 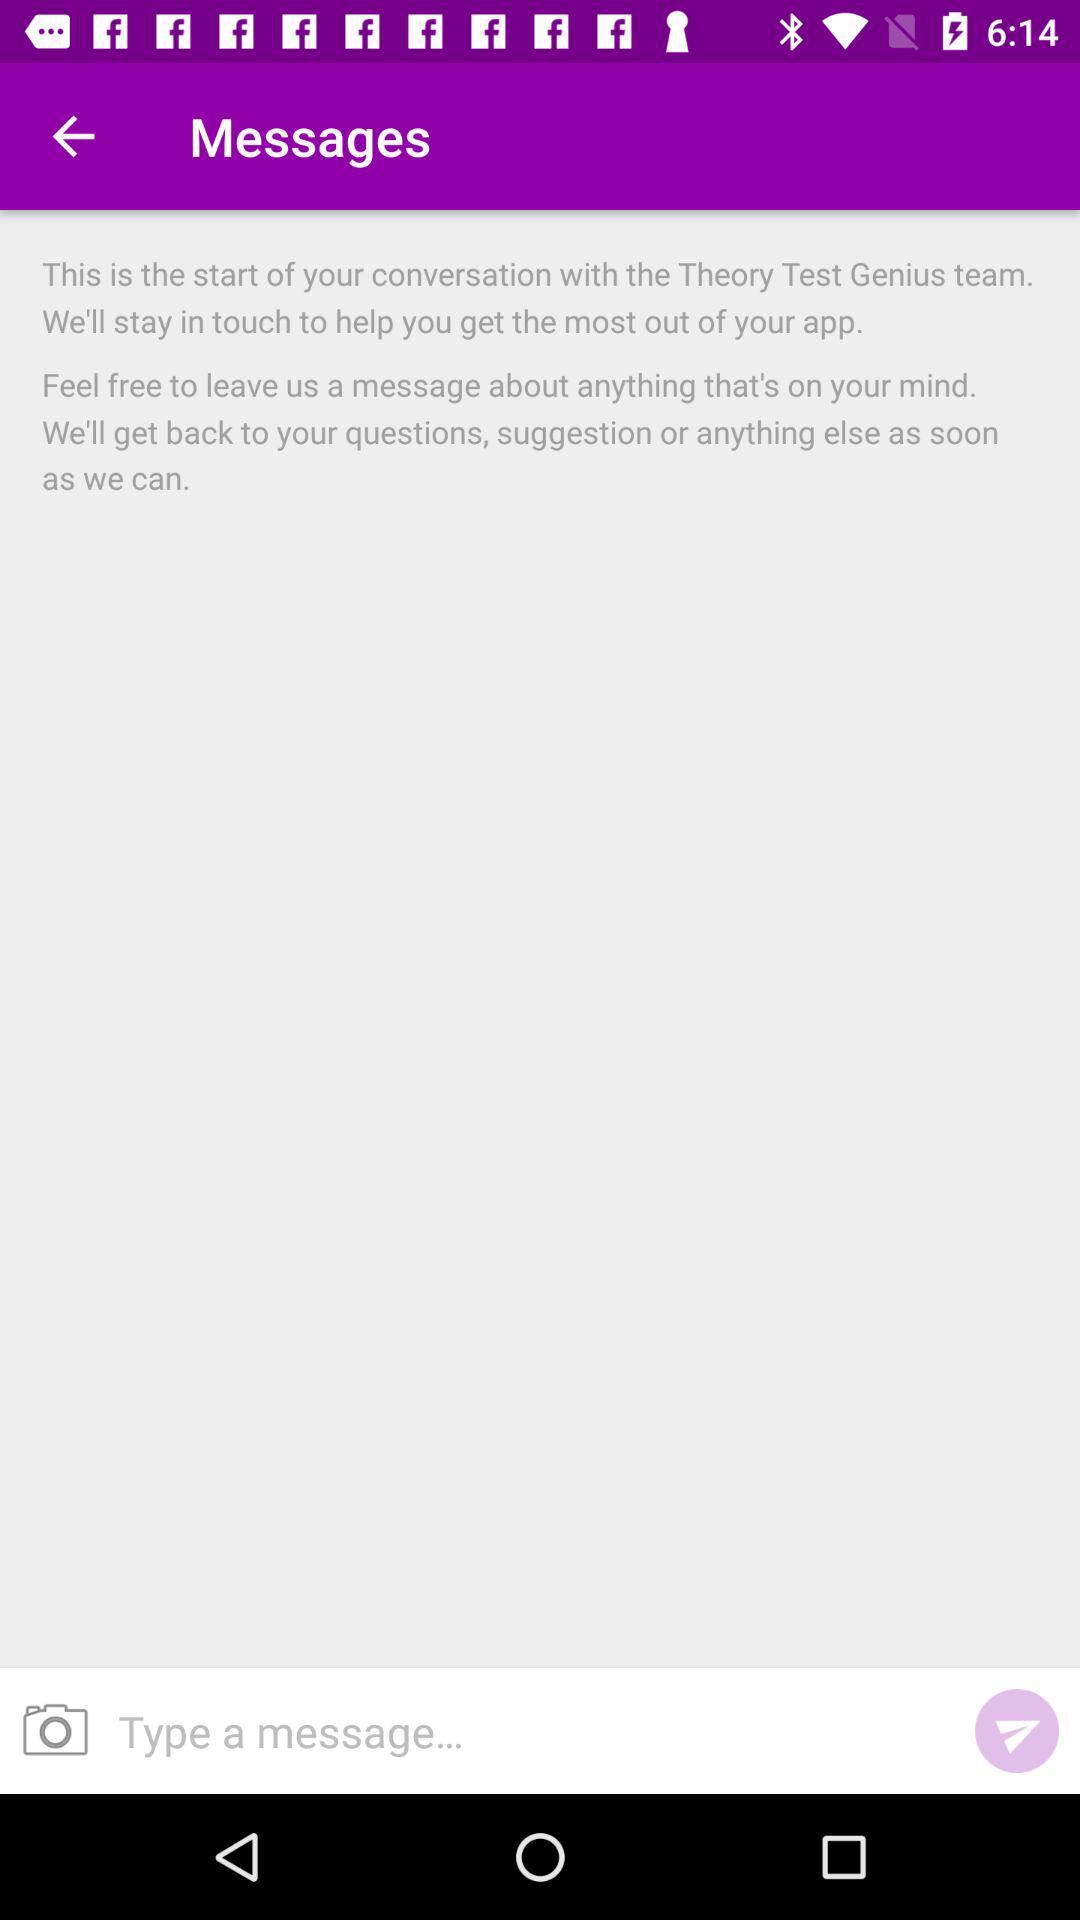 I want to click on the item below feel free to, so click(x=1017, y=1730).